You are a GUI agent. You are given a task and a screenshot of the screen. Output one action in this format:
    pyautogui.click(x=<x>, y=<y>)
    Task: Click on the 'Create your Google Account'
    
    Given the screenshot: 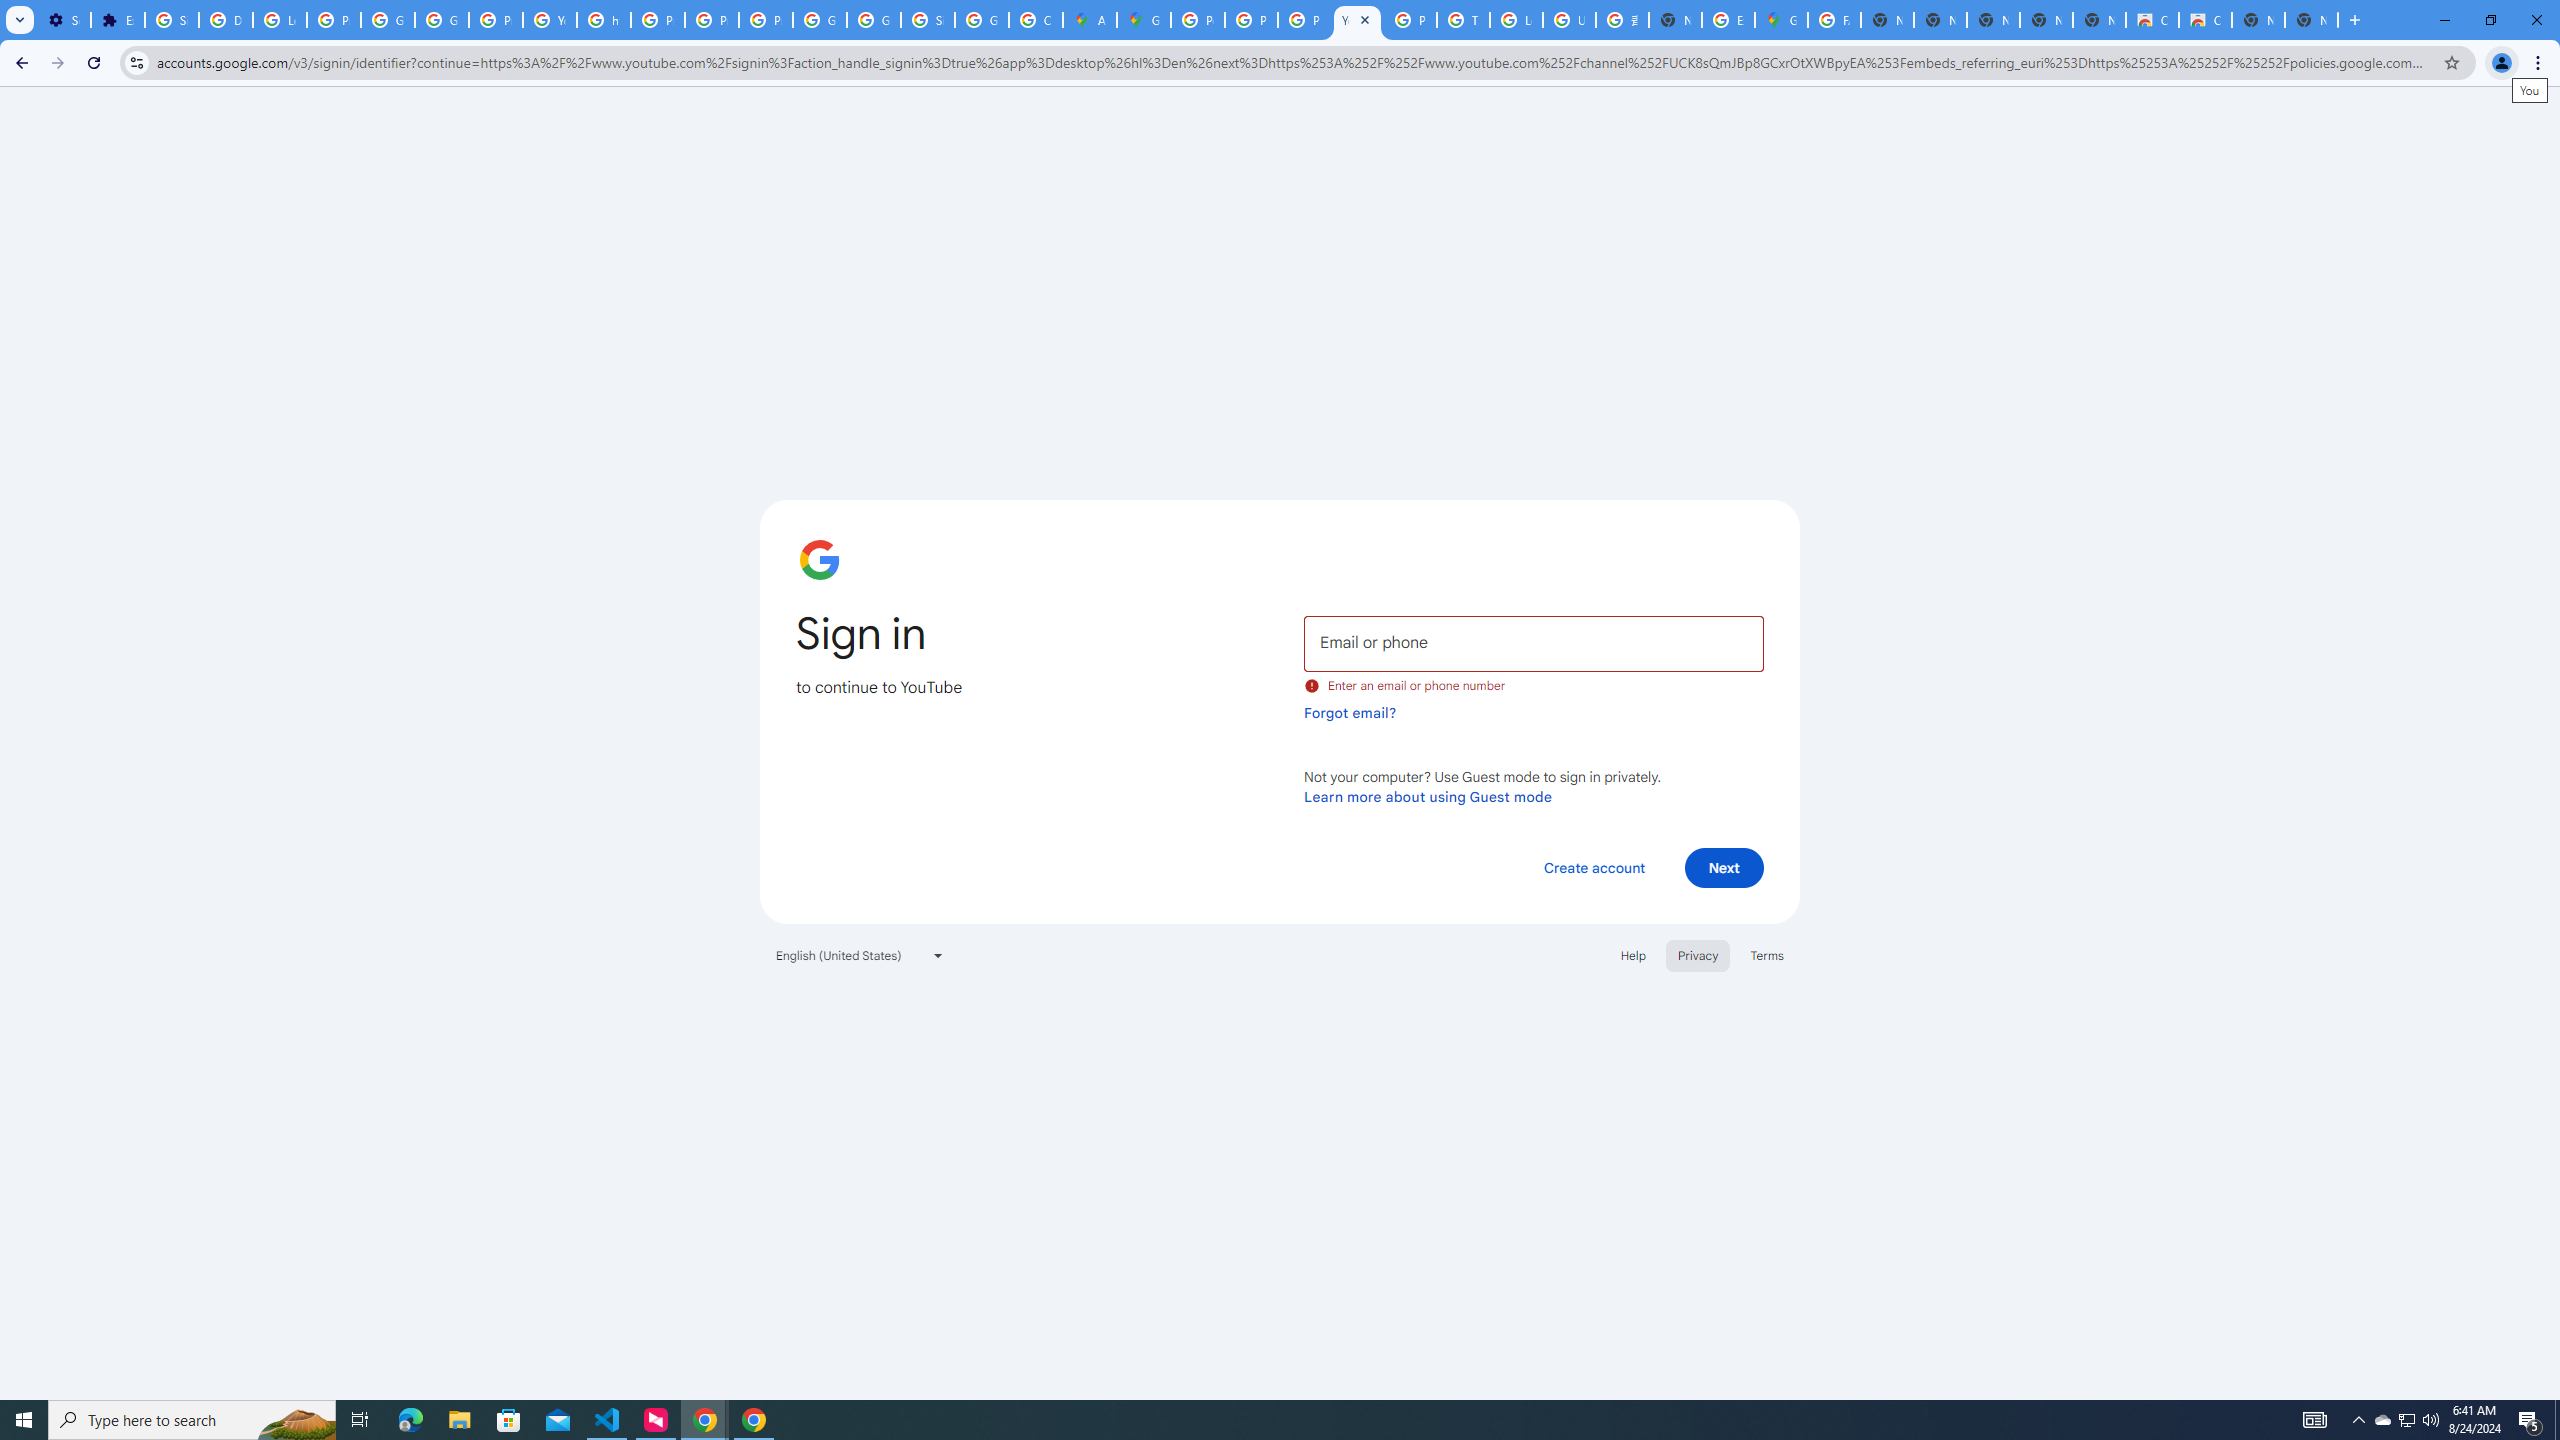 What is the action you would take?
    pyautogui.click(x=1035, y=19)
    